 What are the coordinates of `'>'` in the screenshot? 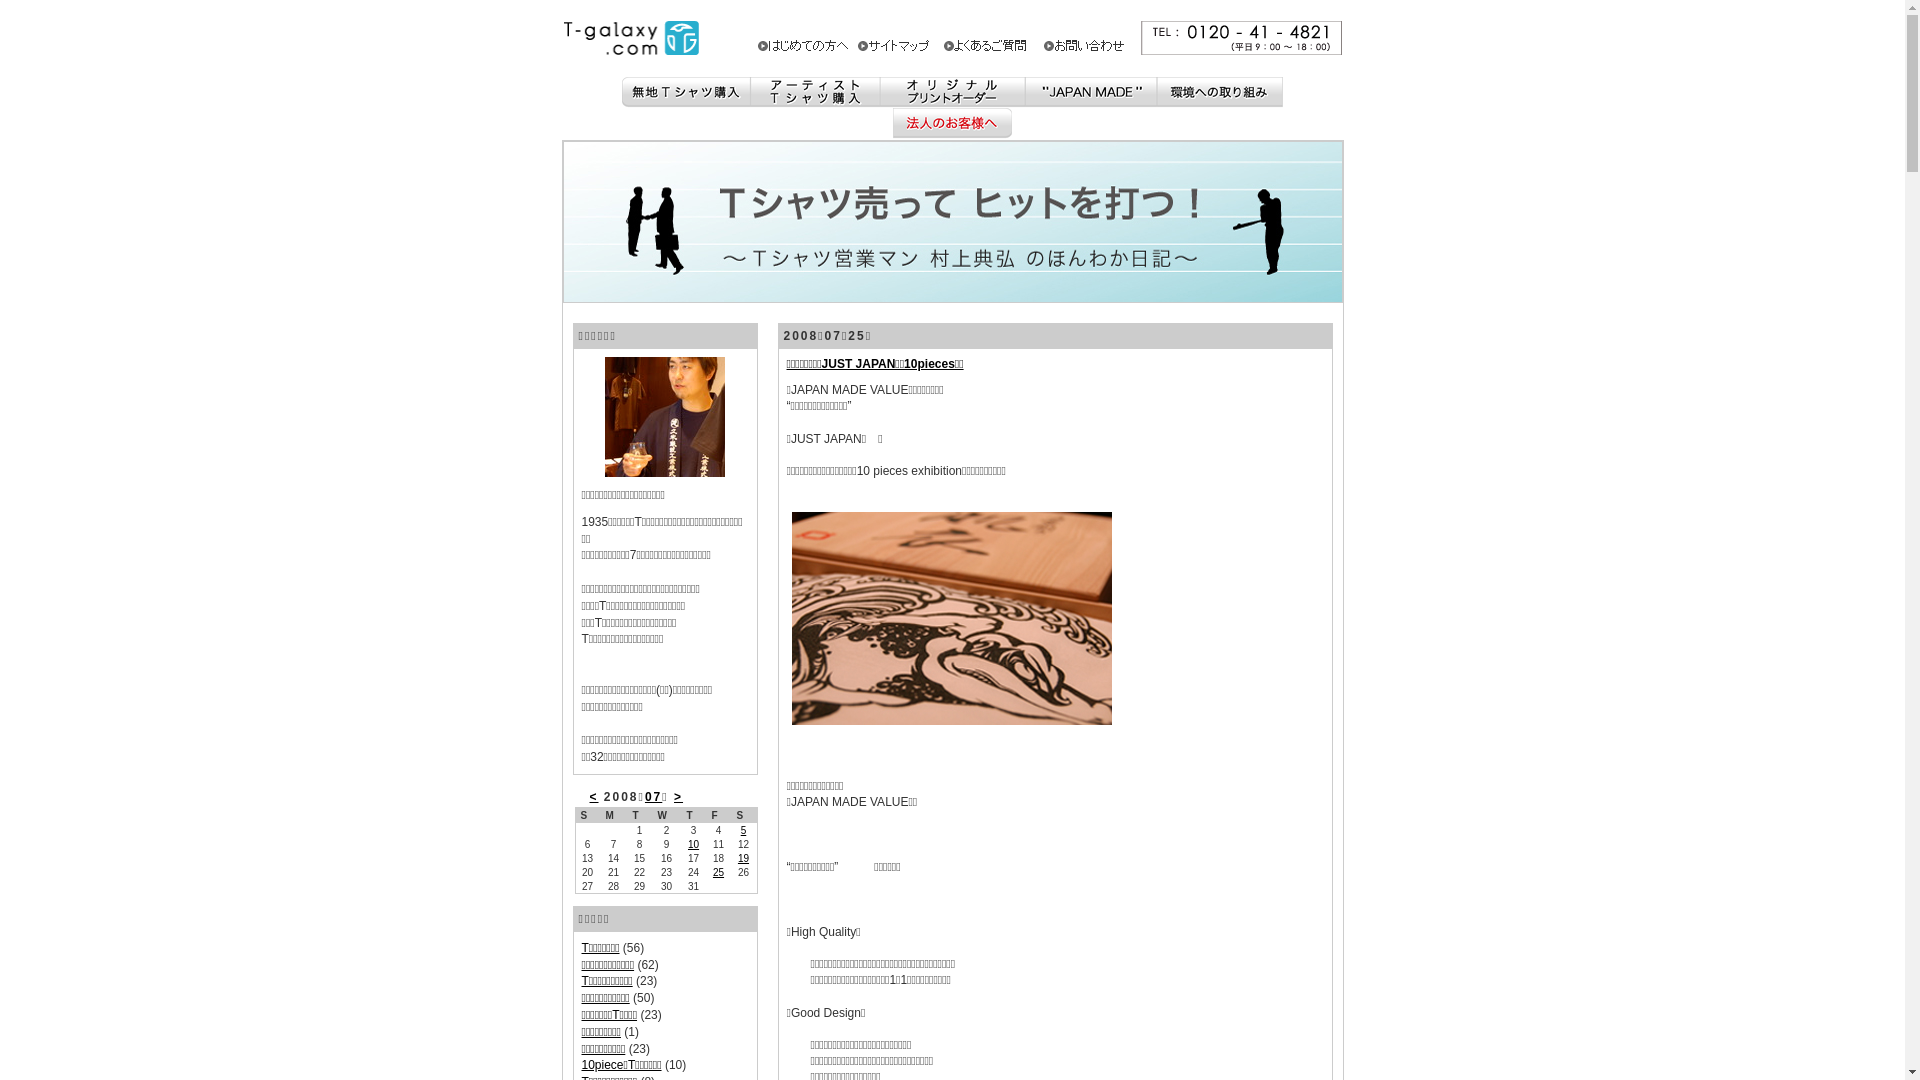 It's located at (678, 796).